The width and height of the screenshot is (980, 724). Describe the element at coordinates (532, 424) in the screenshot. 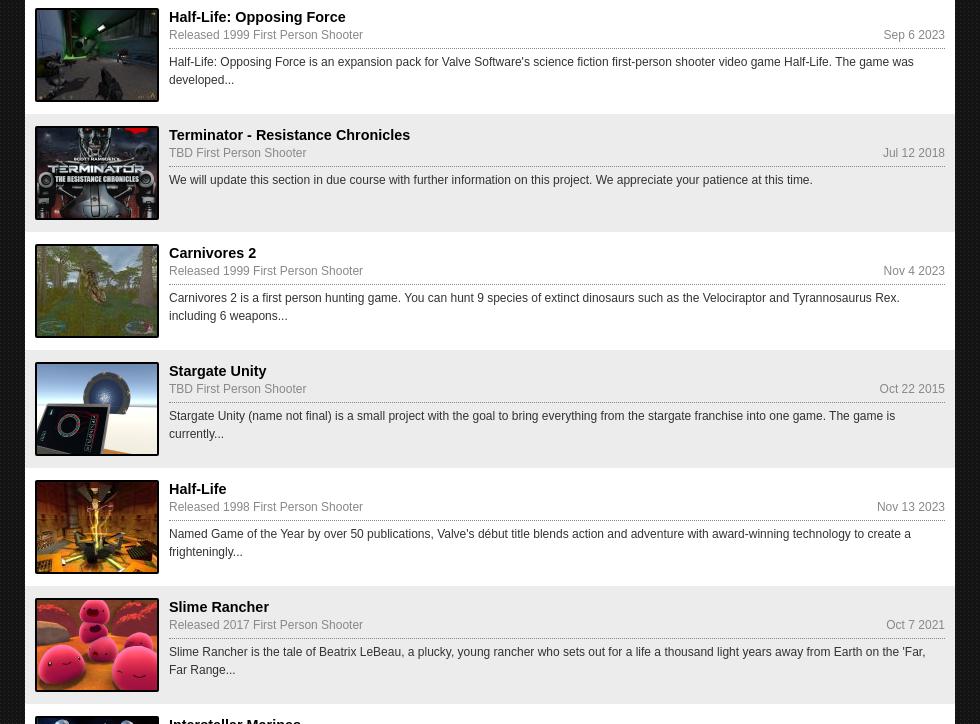

I see `'Stargate Unity (name not final) is a small project with the goal to bring everything from the stargate franchise into one game. The game is currently...'` at that location.